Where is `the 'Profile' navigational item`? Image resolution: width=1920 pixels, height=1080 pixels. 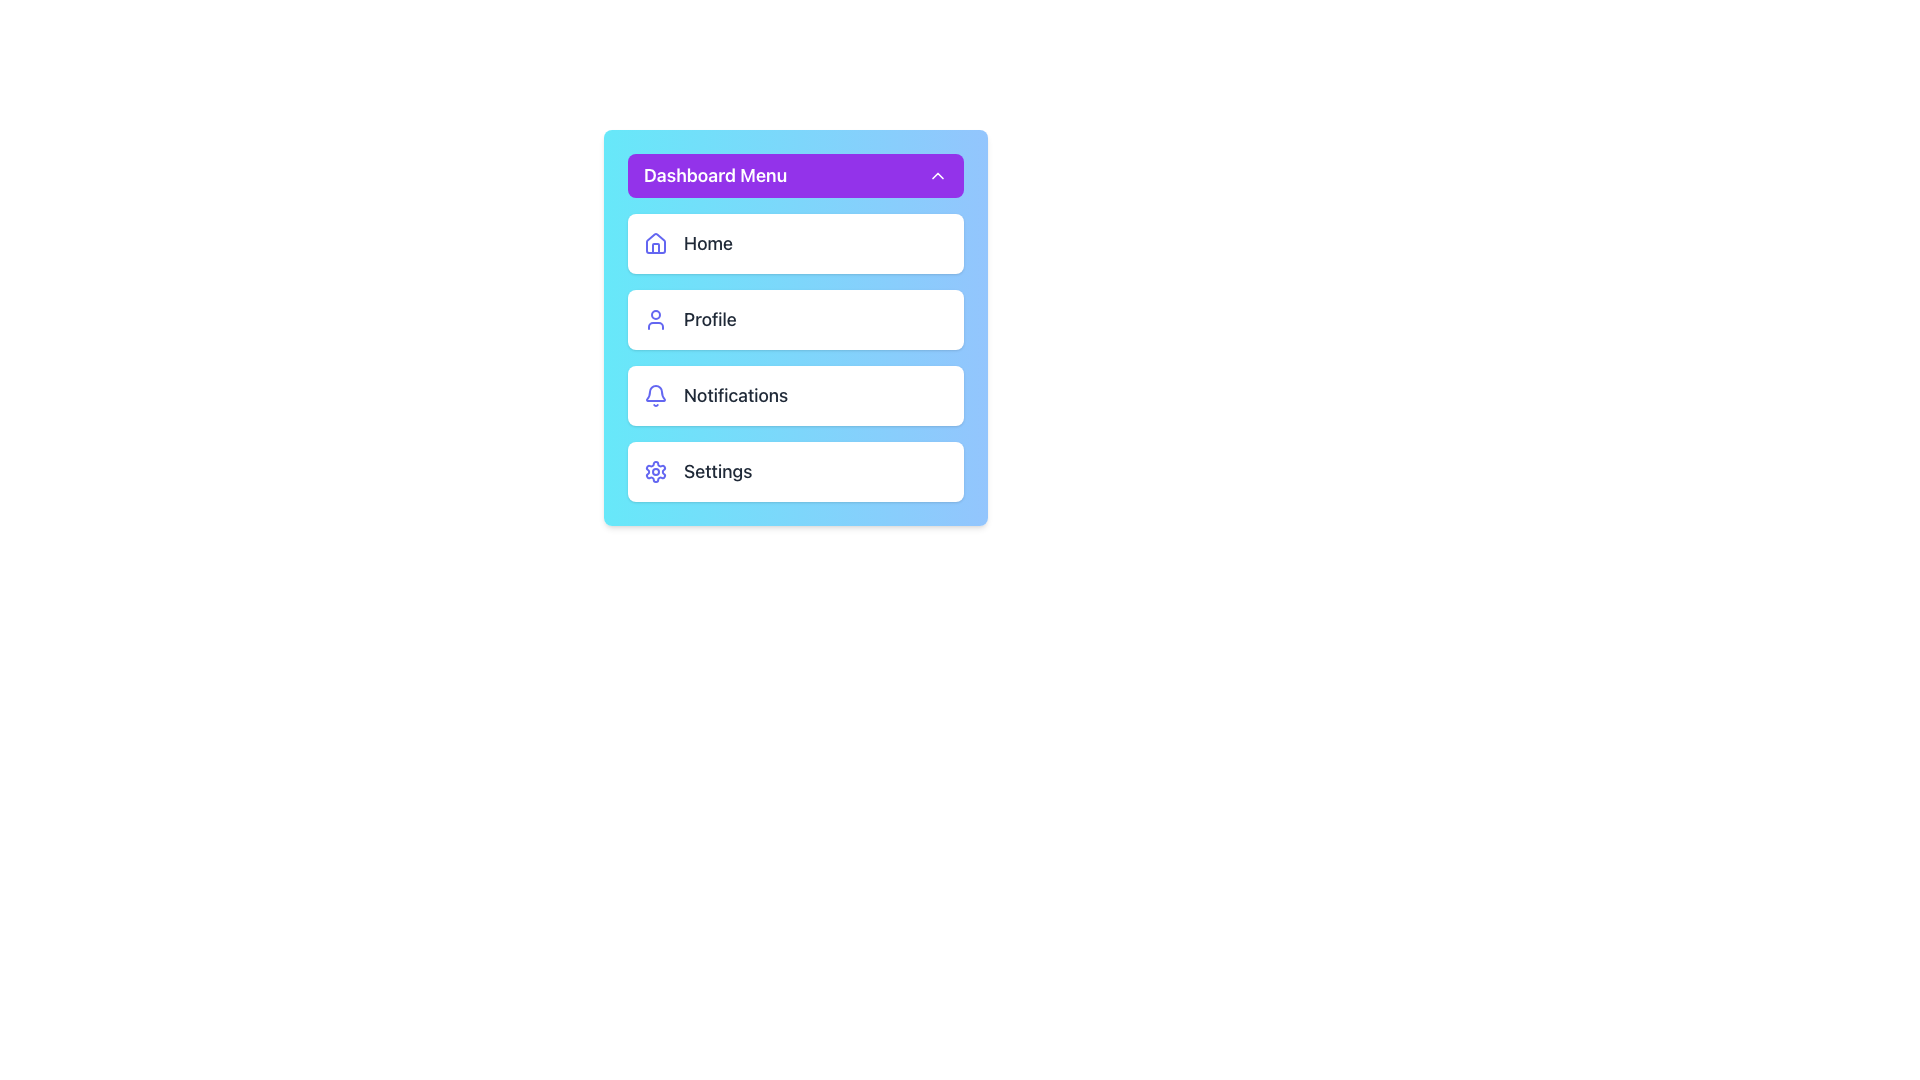 the 'Profile' navigational item is located at coordinates (795, 319).